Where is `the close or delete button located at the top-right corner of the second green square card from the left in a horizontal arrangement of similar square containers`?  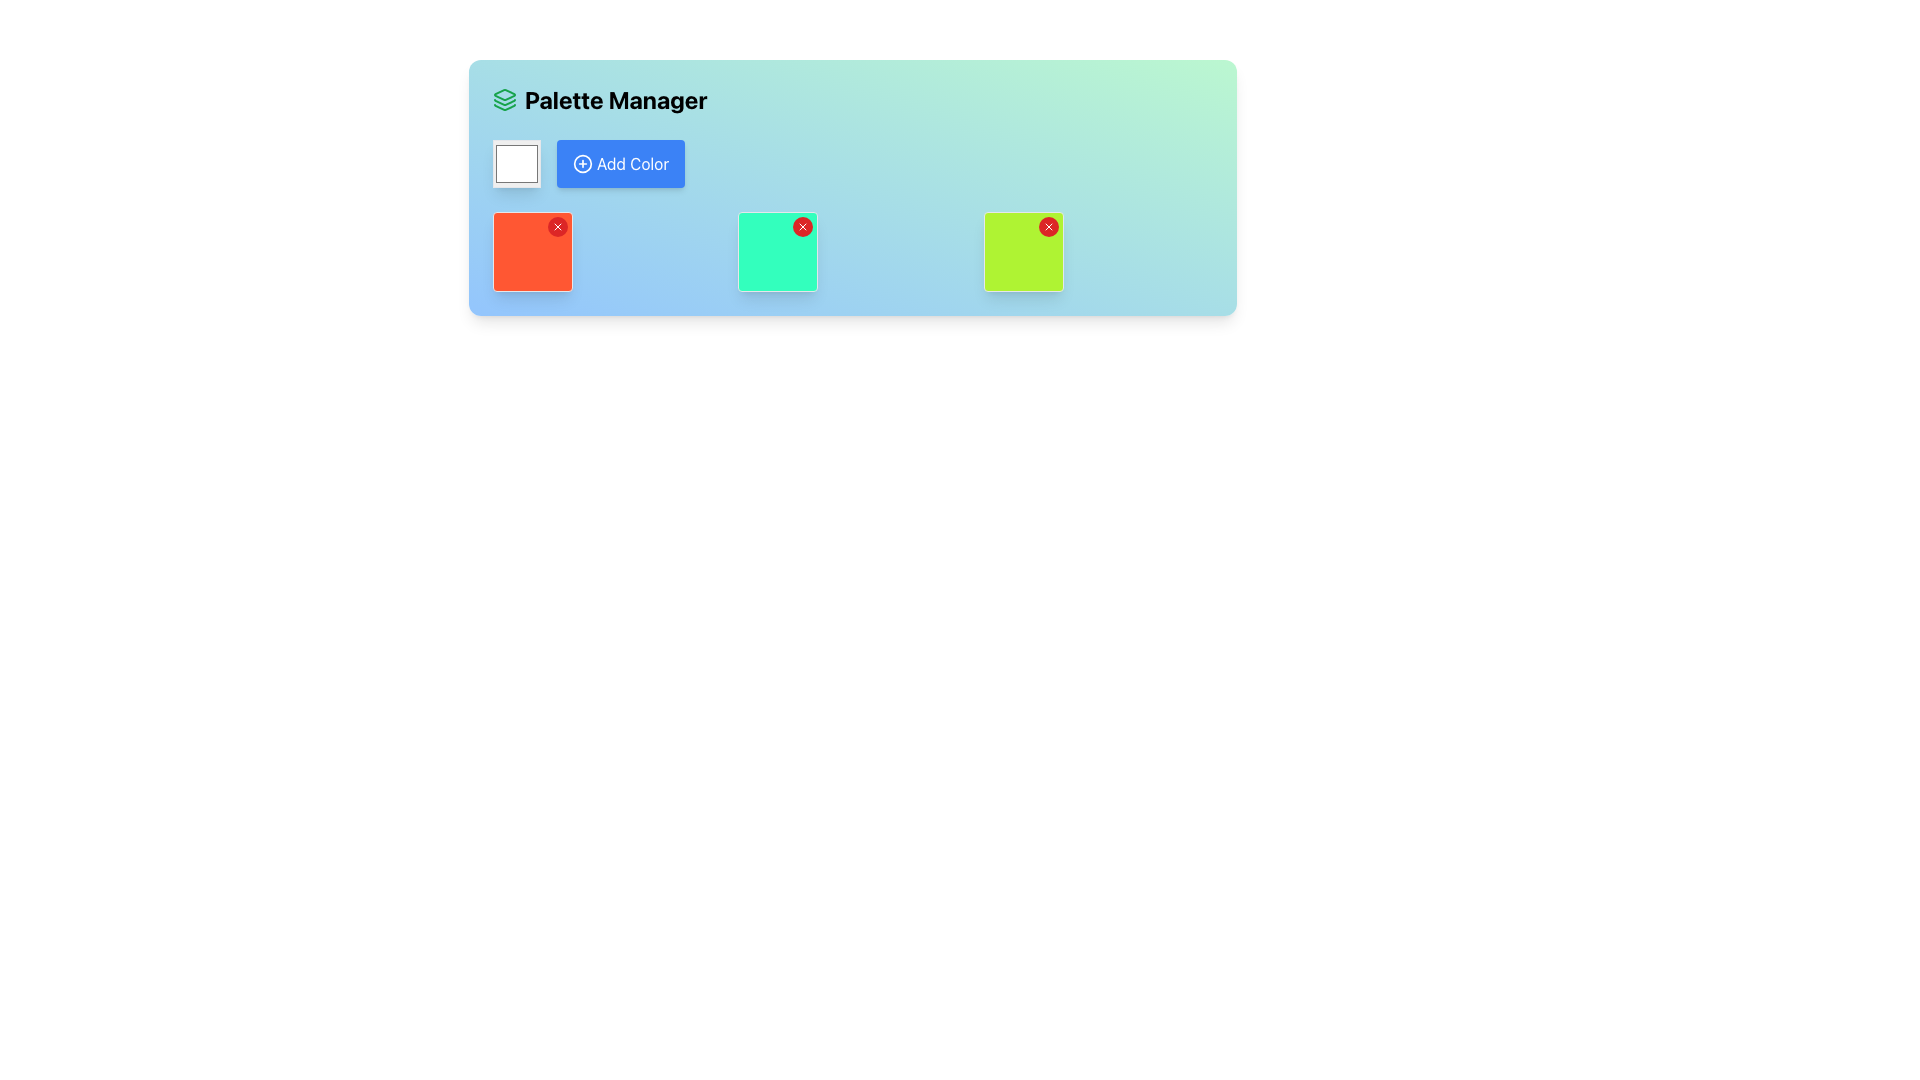 the close or delete button located at the top-right corner of the second green square card from the left in a horizontal arrangement of similar square containers is located at coordinates (803, 226).